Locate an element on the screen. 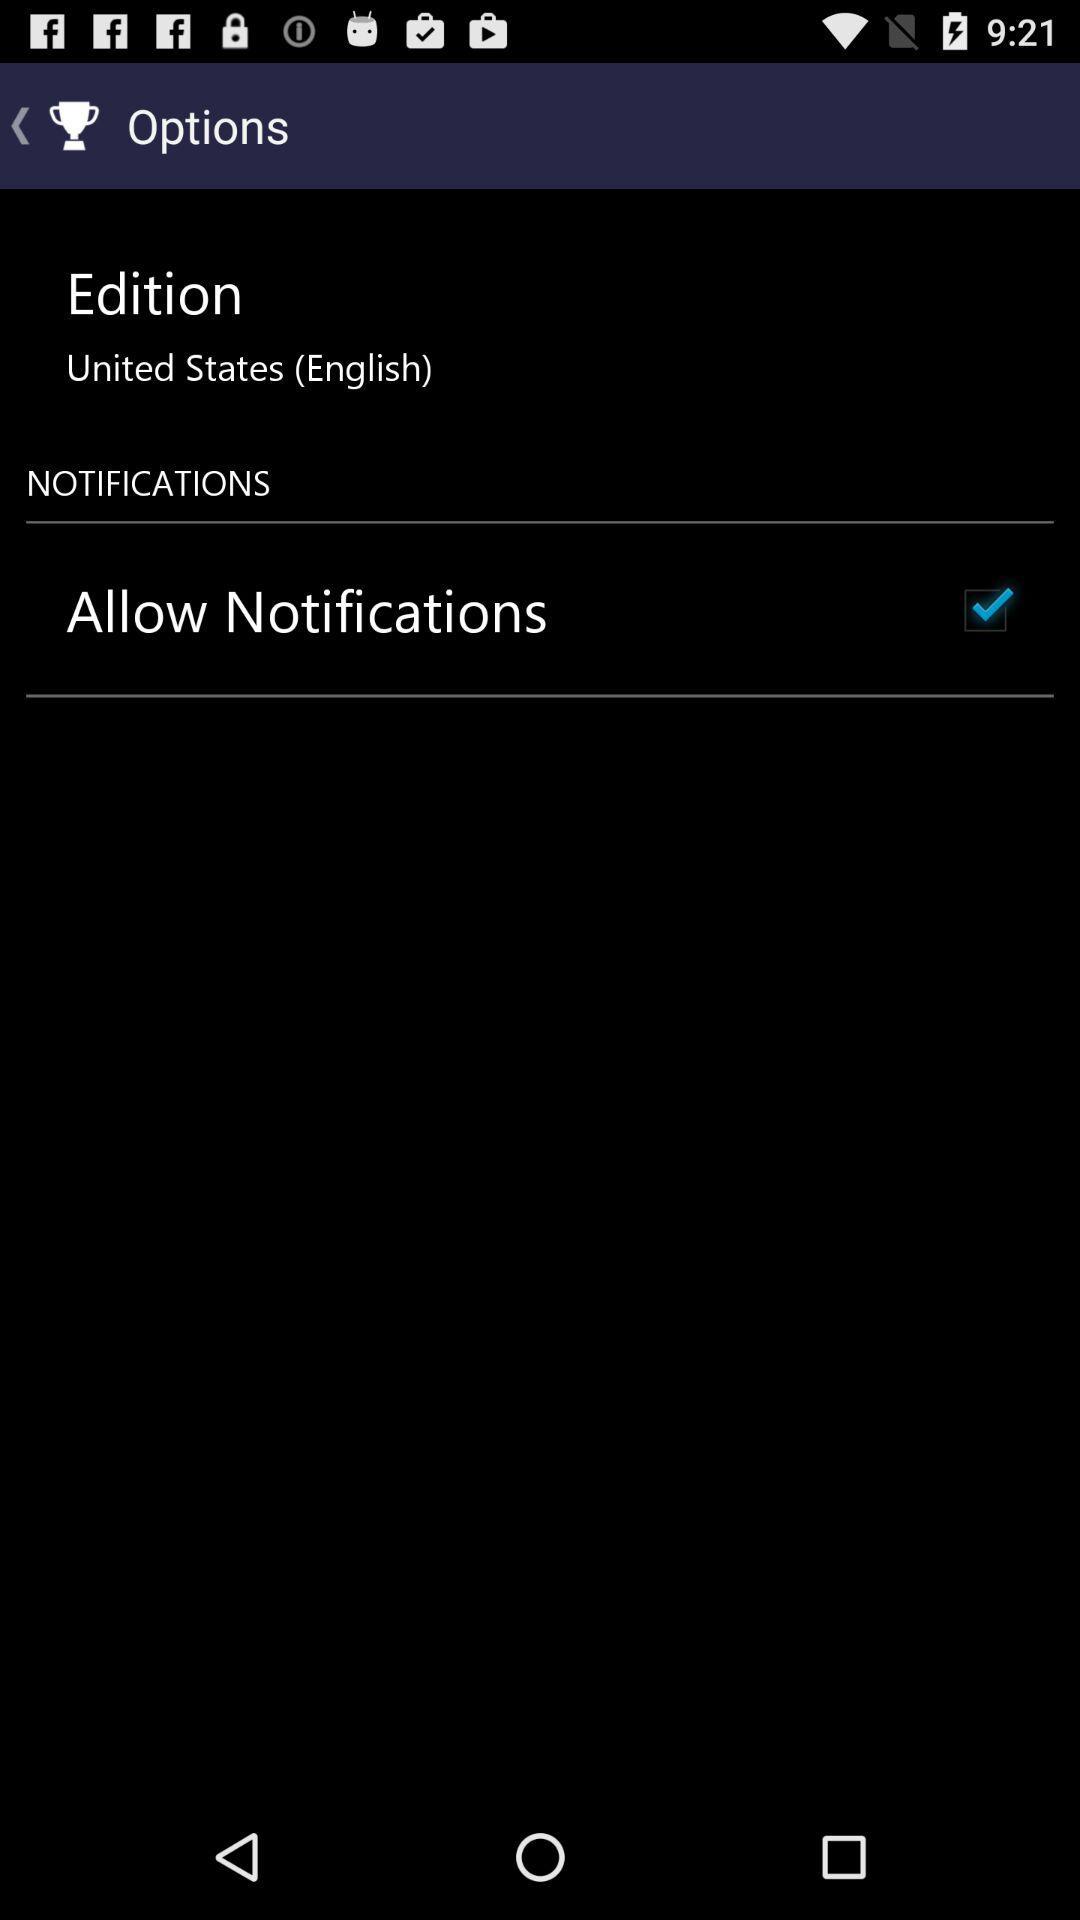  united states (english) icon is located at coordinates (248, 367).